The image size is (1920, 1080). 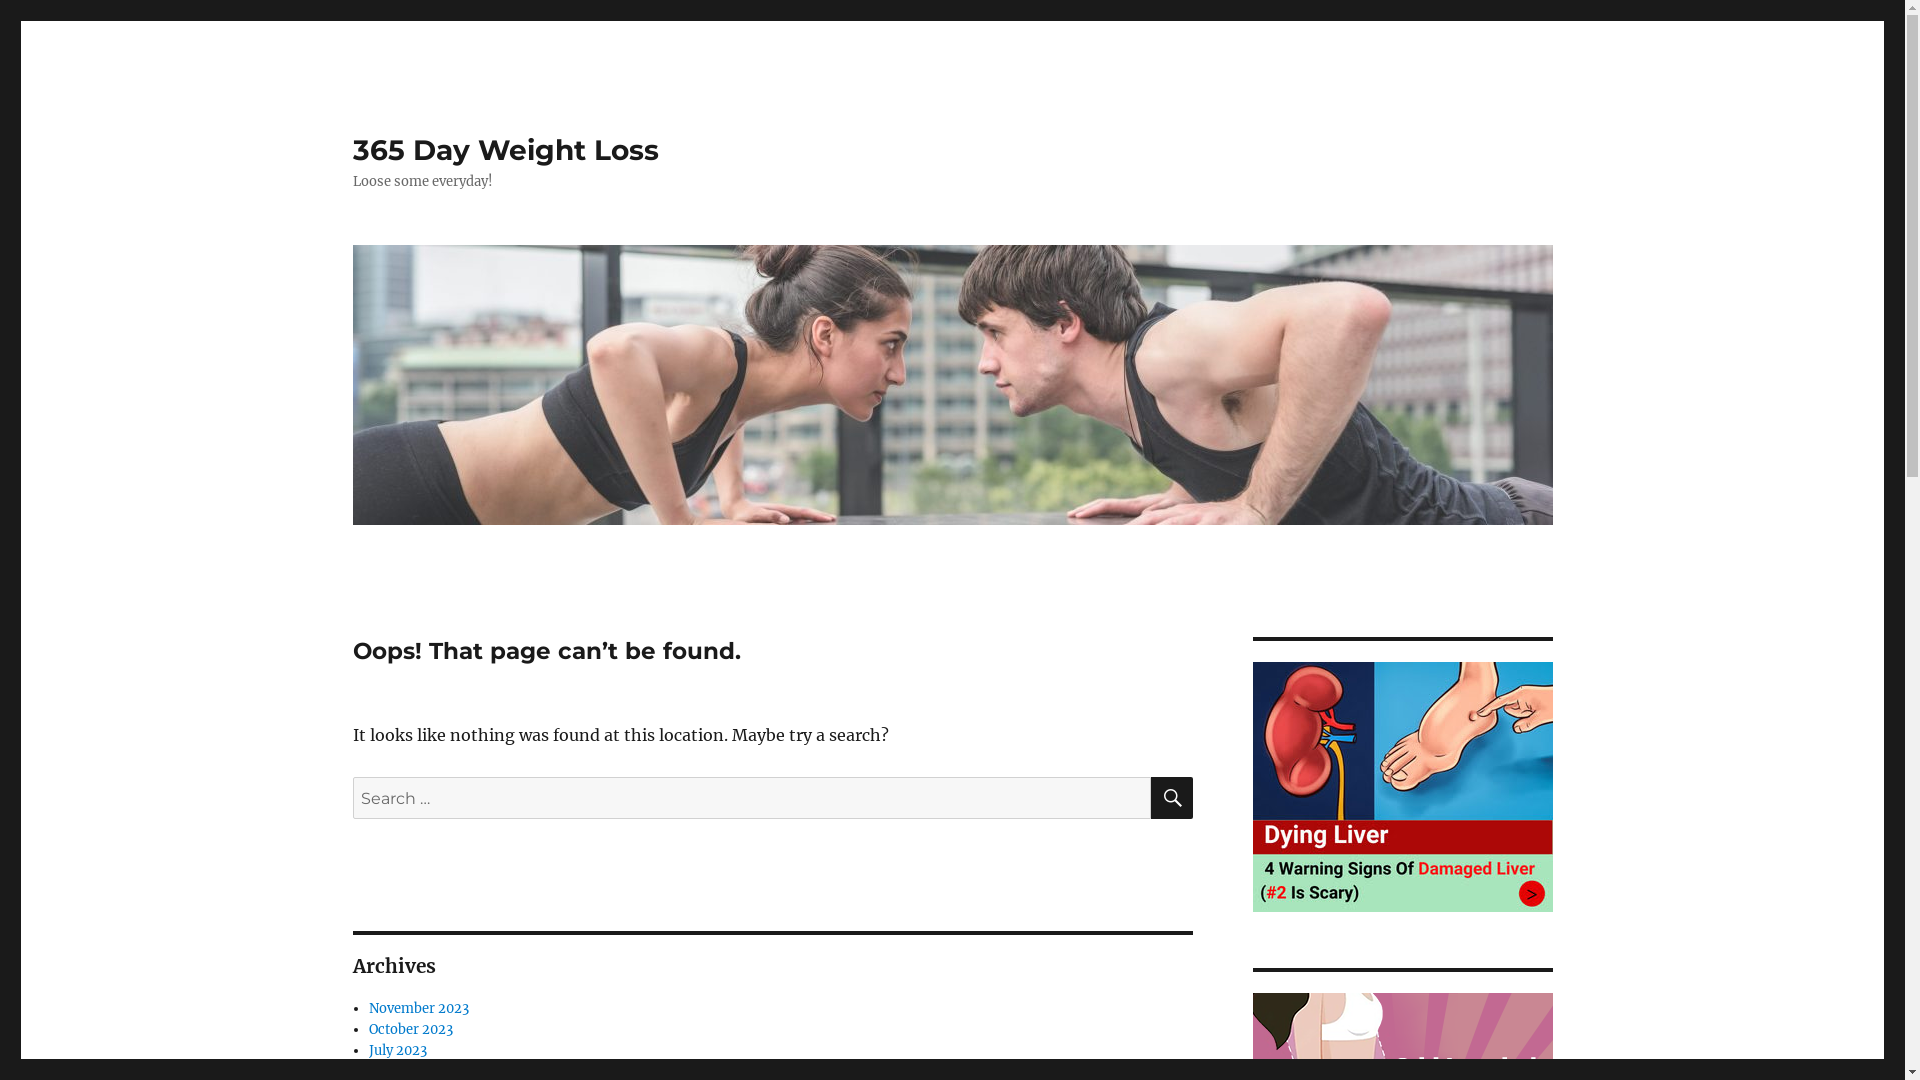 What do you see at coordinates (410, 1029) in the screenshot?
I see `'October 2023'` at bounding box center [410, 1029].